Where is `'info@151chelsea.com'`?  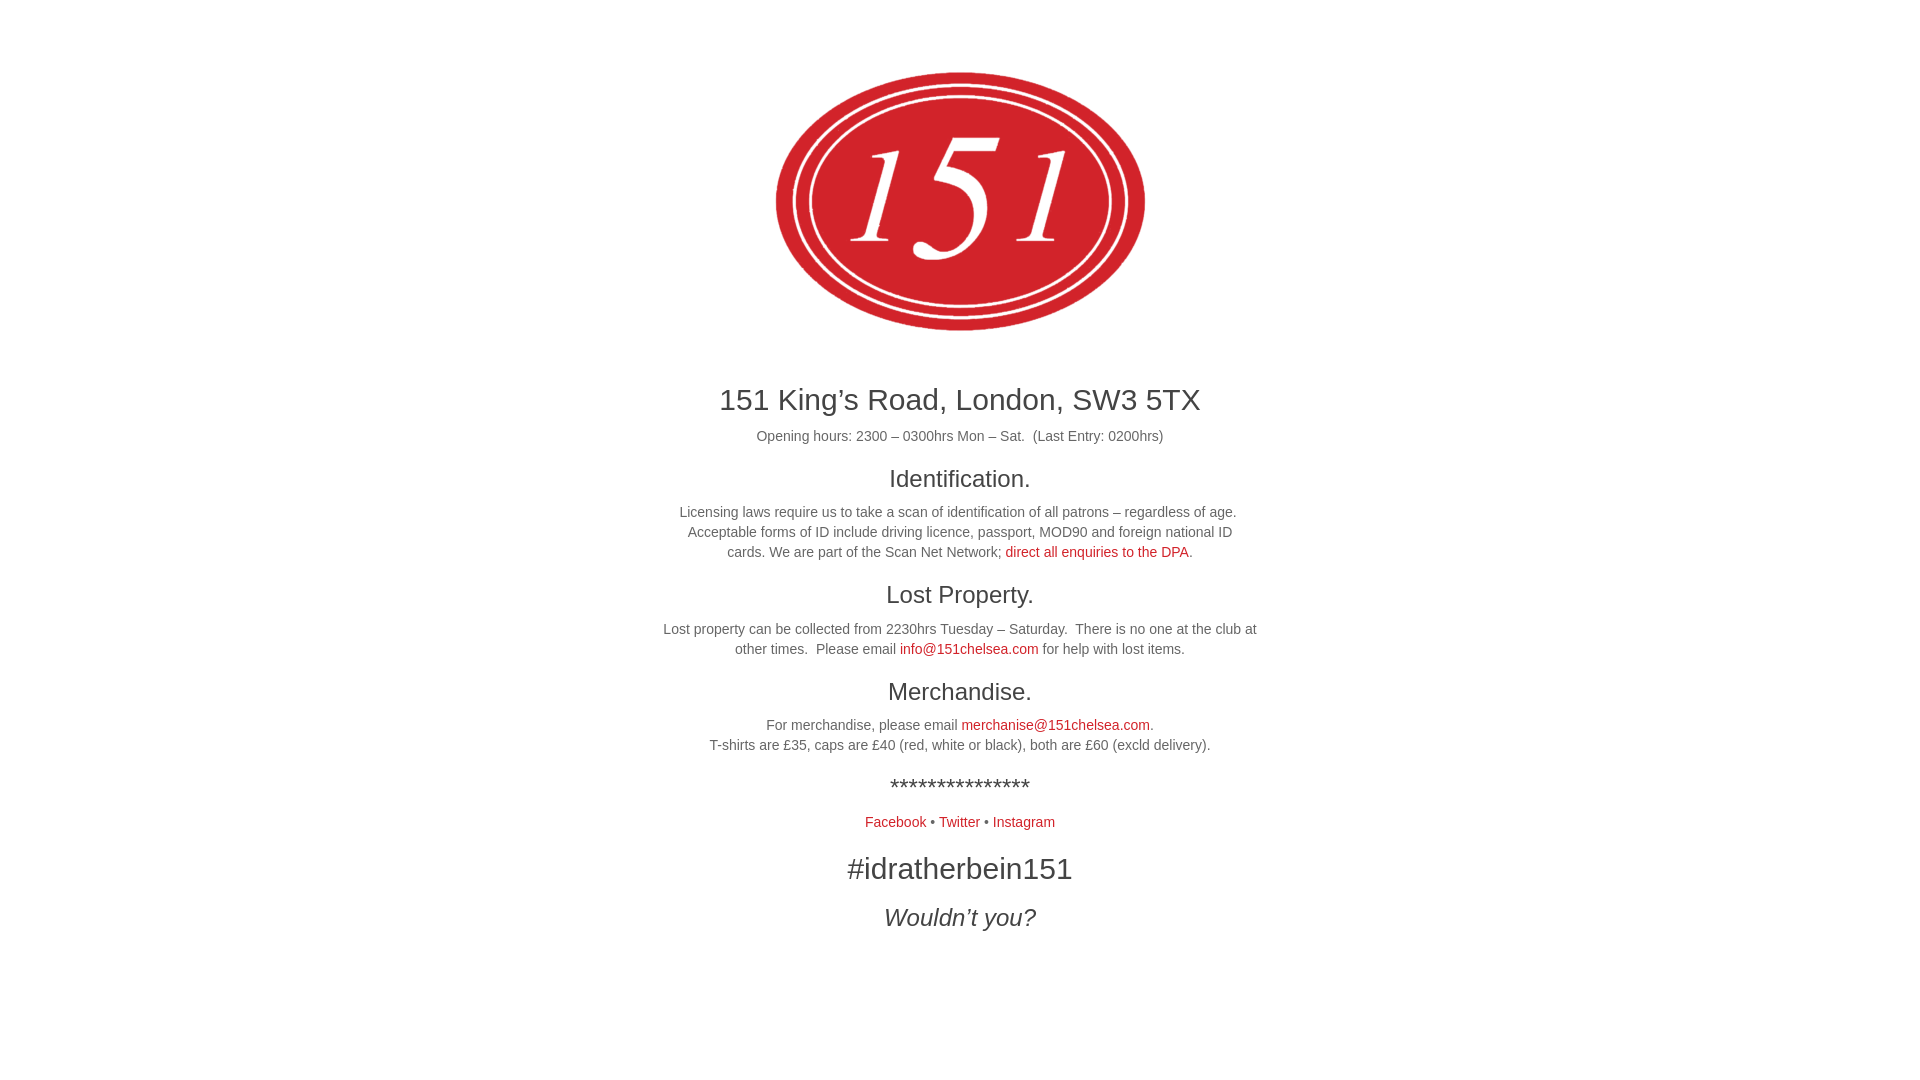 'info@151chelsea.com' is located at coordinates (969, 648).